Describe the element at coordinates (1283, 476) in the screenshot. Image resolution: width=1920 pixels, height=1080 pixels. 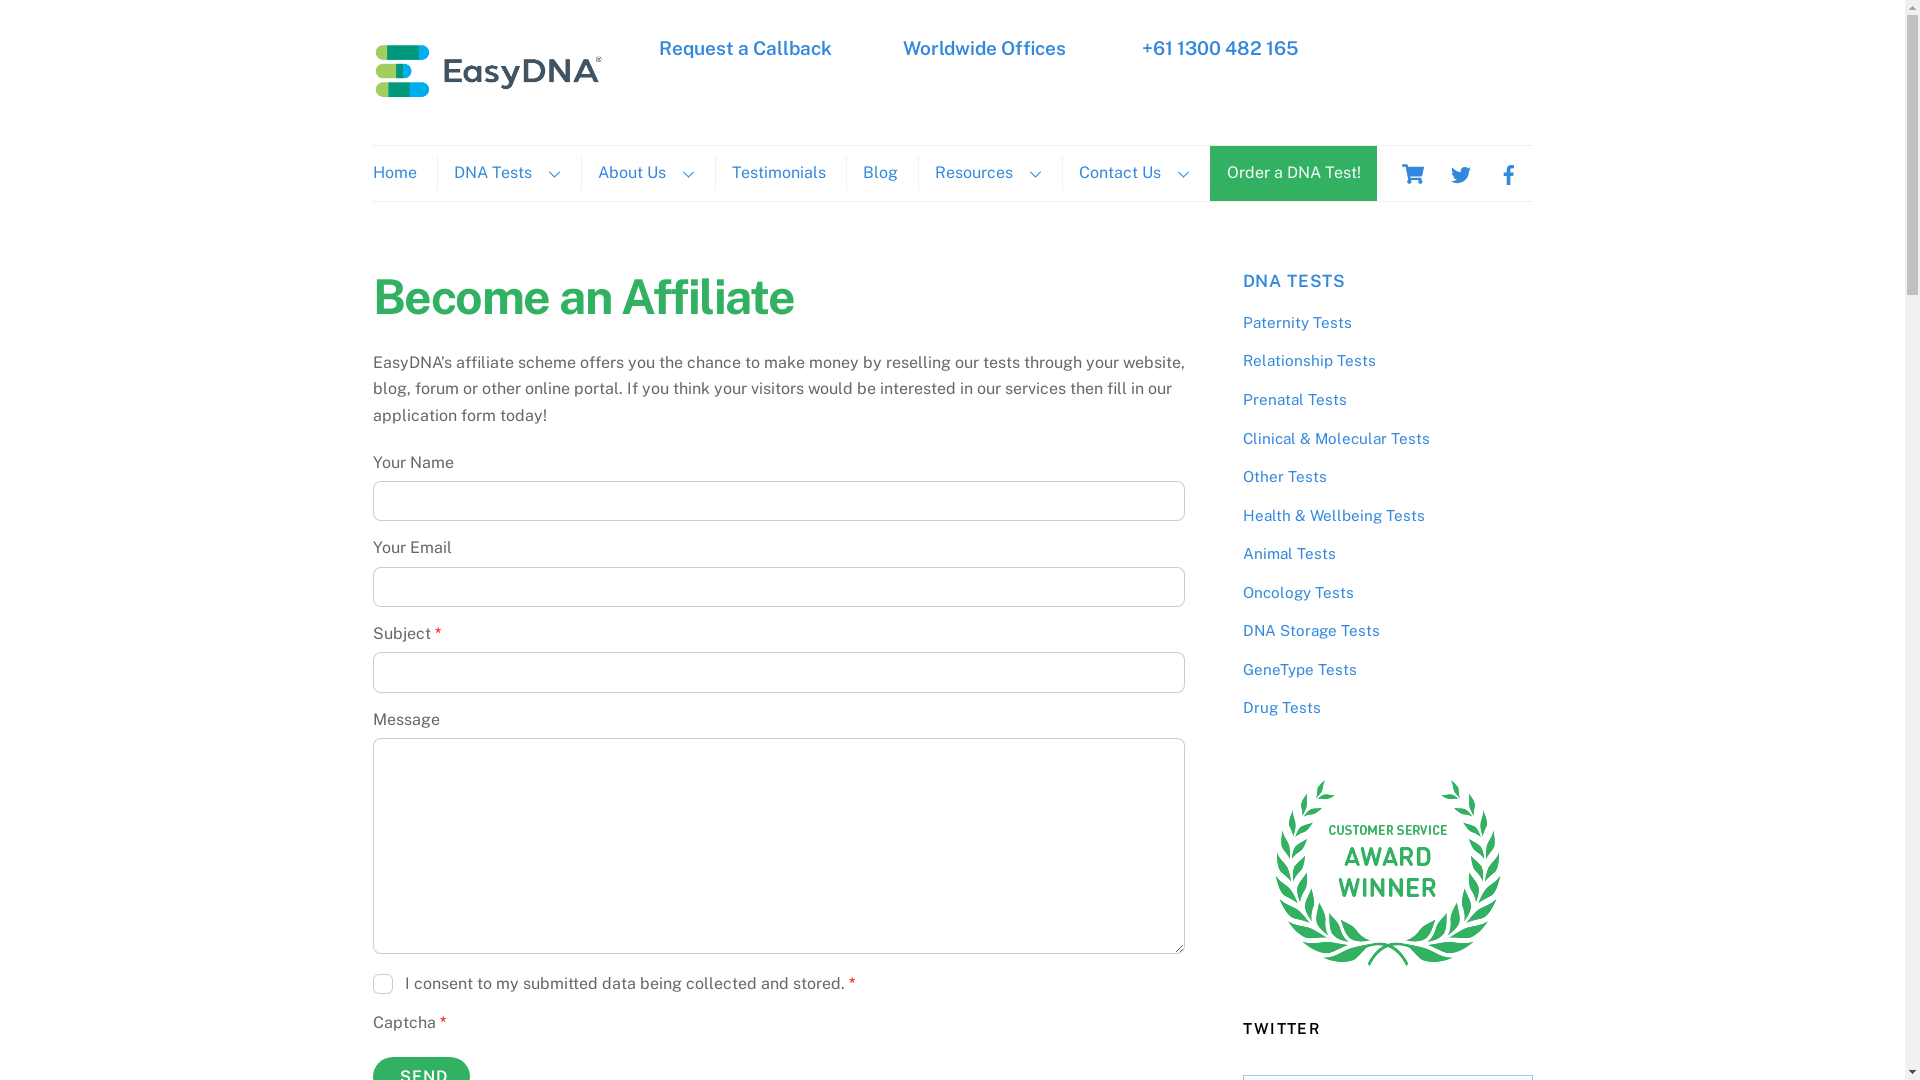
I see `'Other Tests'` at that location.